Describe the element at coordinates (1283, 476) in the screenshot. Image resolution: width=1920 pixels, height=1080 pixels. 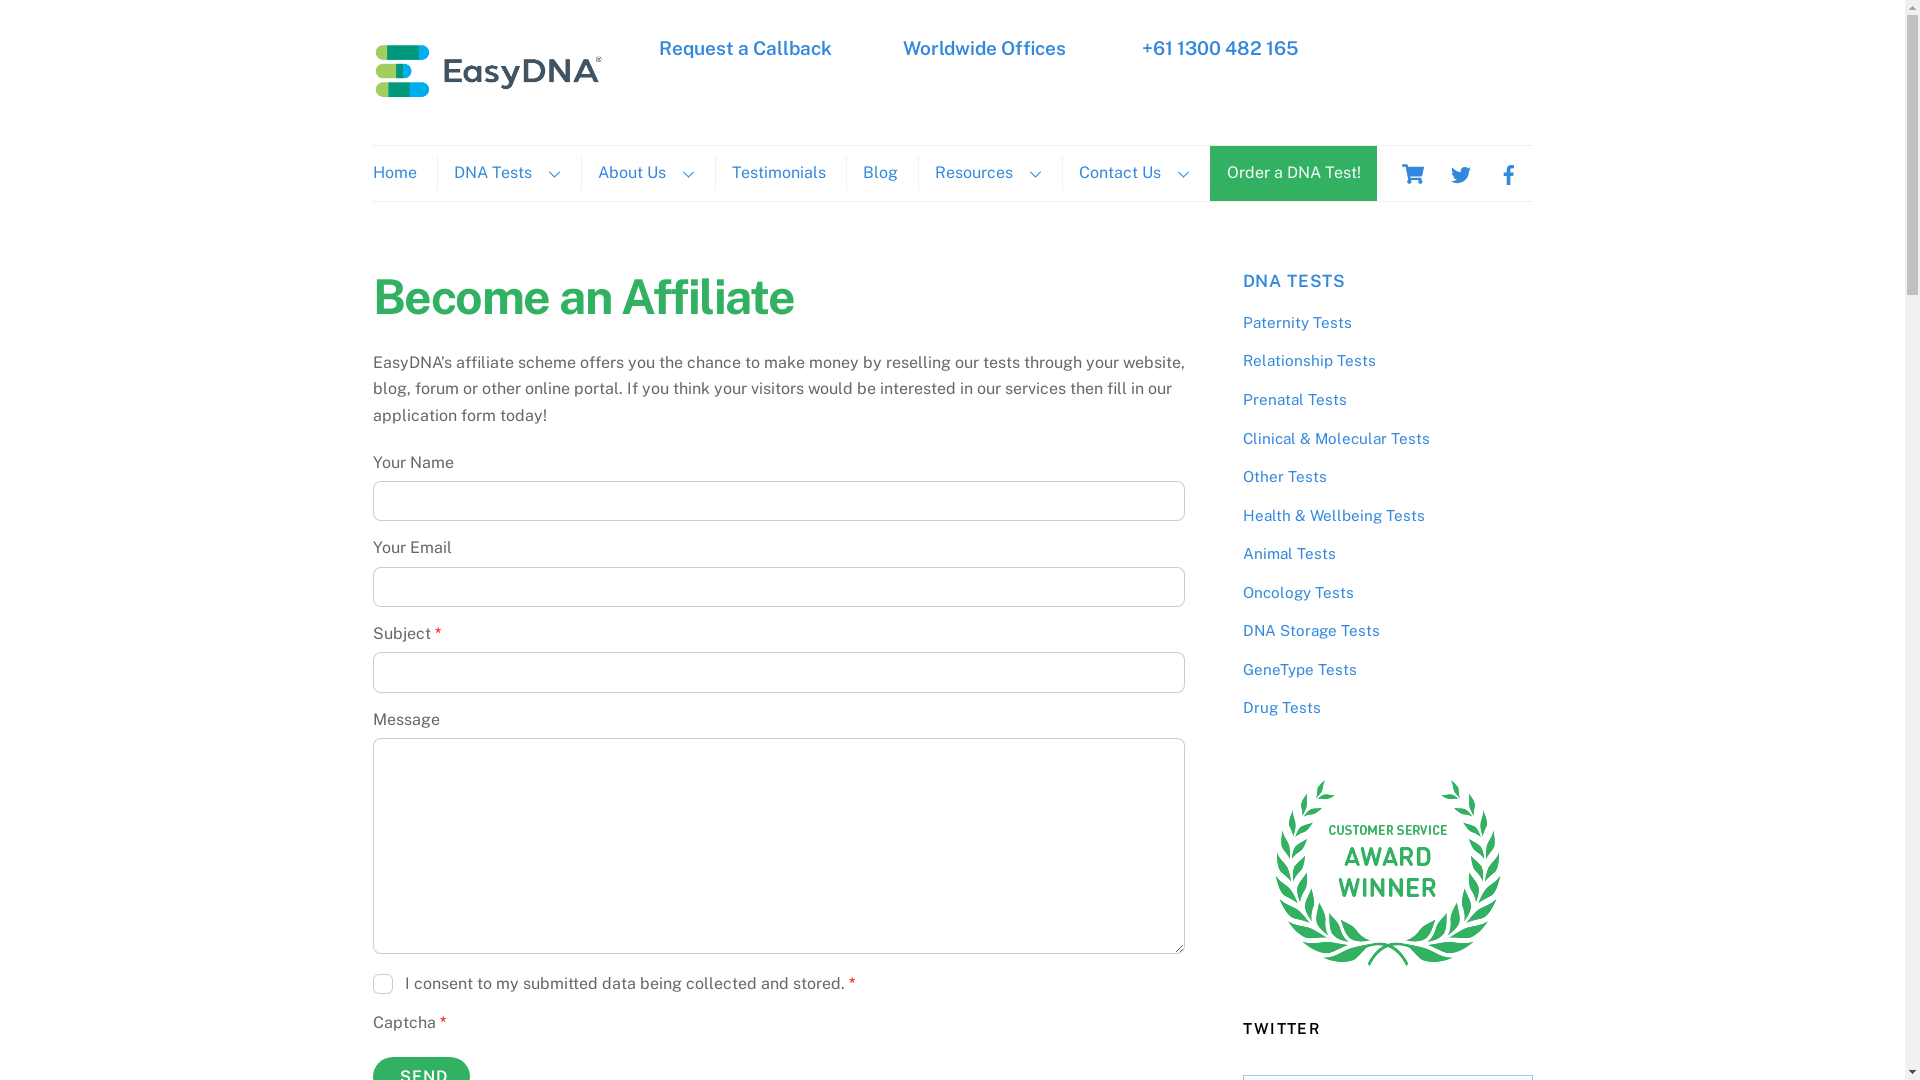
I see `'Other Tests'` at that location.